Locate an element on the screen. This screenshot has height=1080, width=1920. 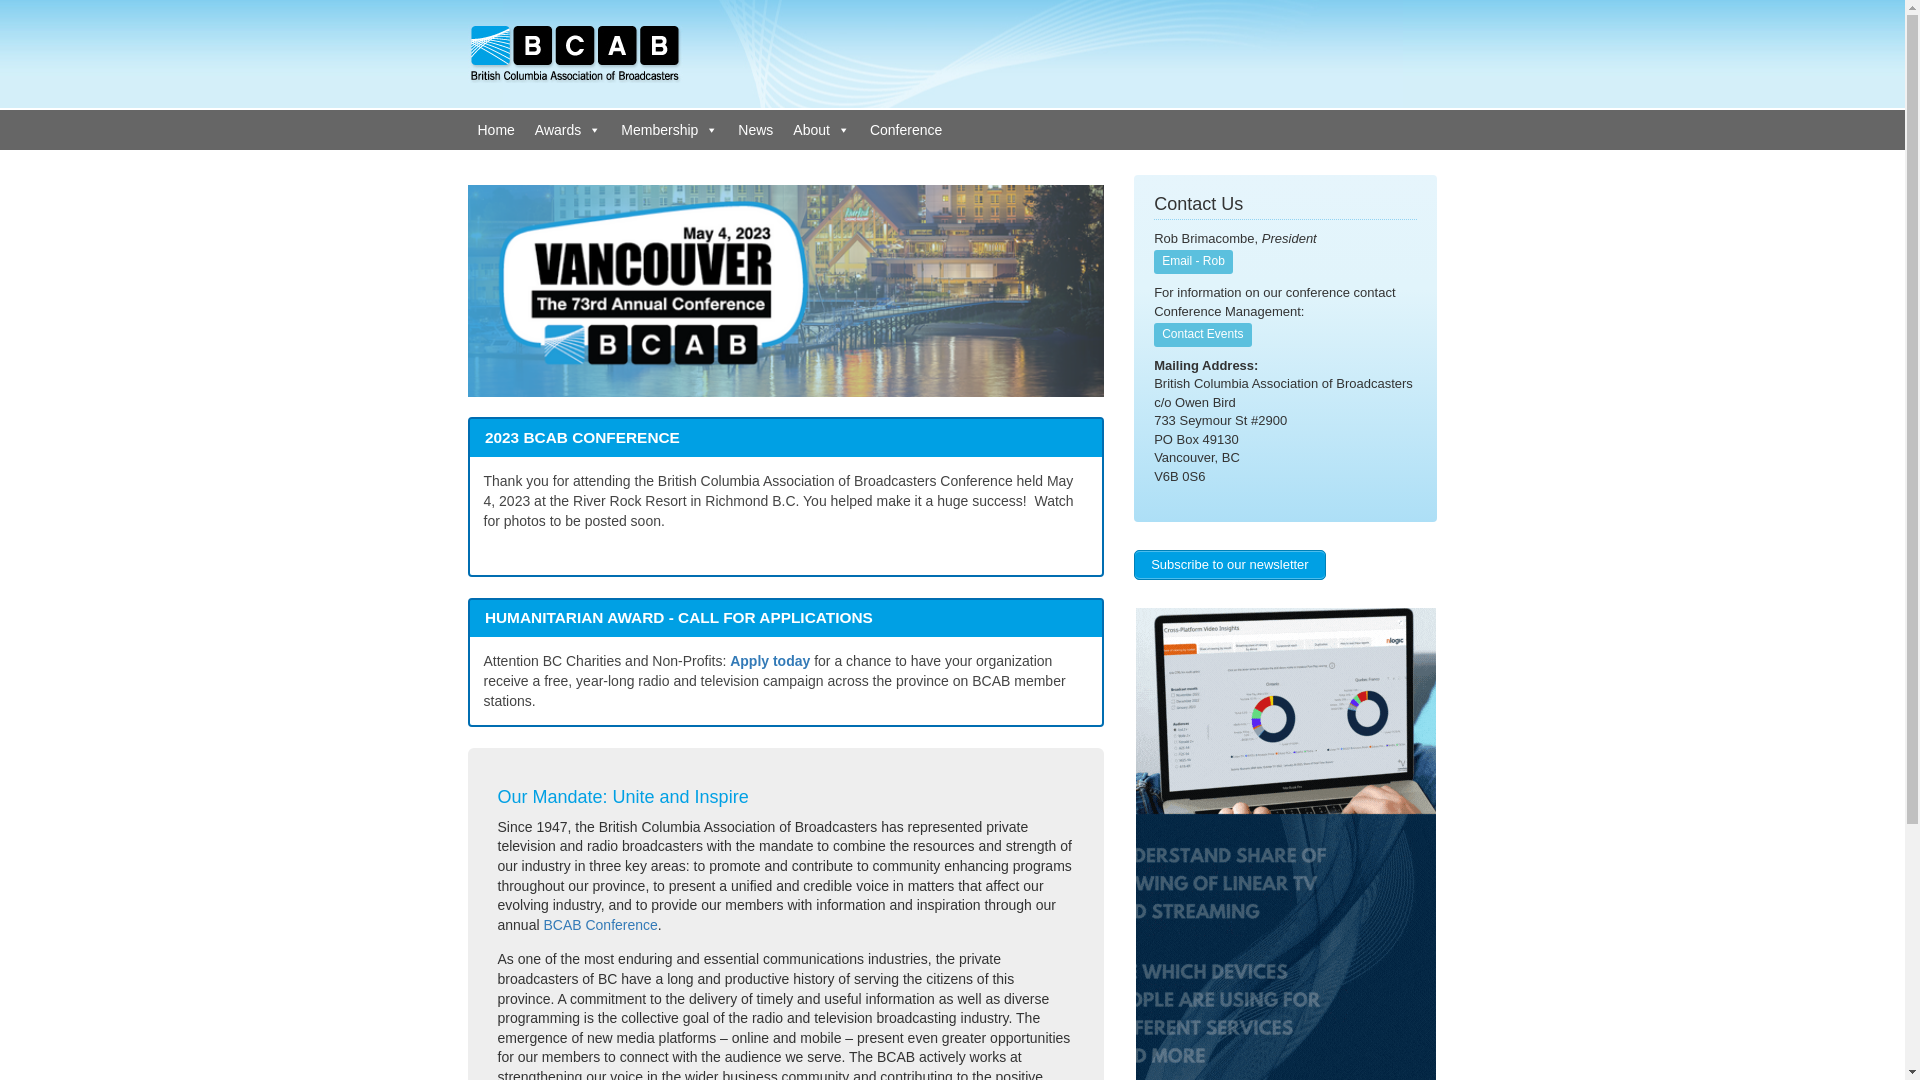
'British Columbia Association of Broadcasters' is located at coordinates (574, 53).